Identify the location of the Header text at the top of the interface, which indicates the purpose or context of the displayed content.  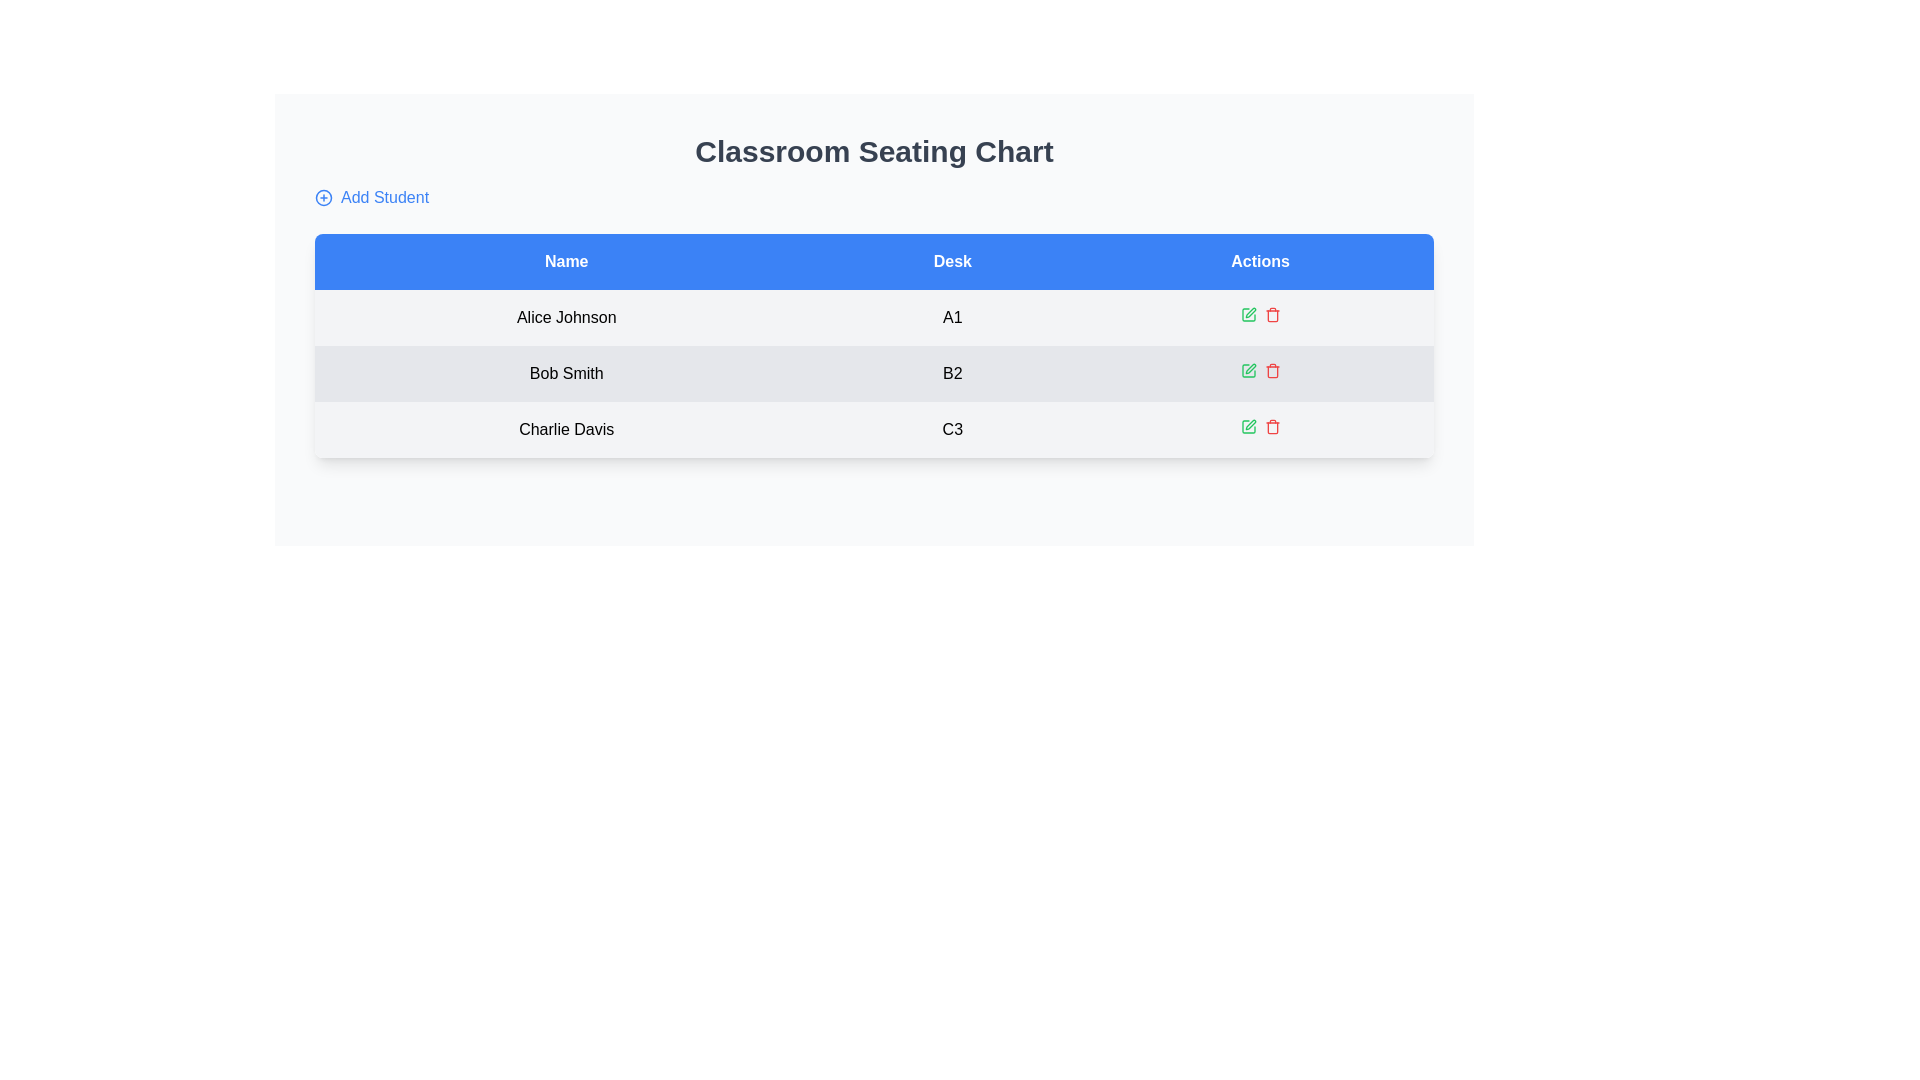
(874, 171).